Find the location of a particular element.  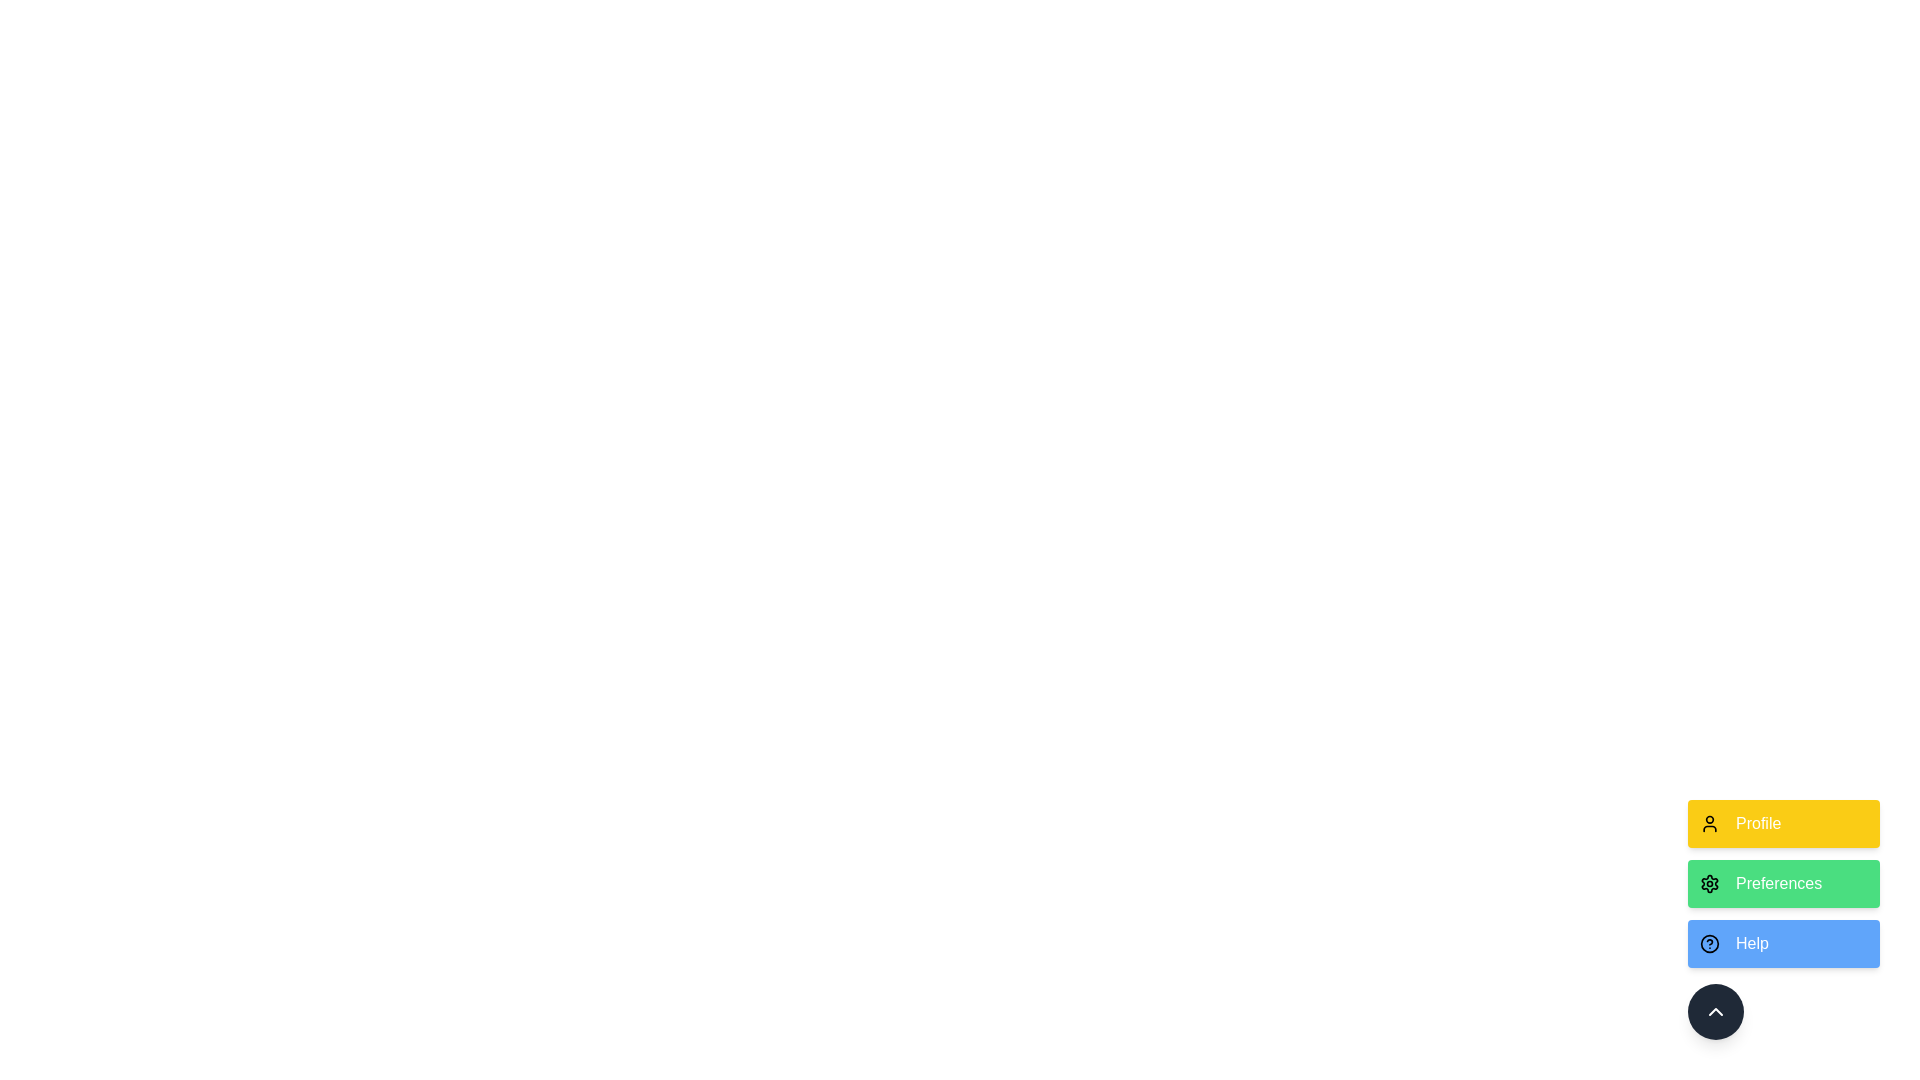

the action labeled Profile to observe the hover effect is located at coordinates (1784, 824).